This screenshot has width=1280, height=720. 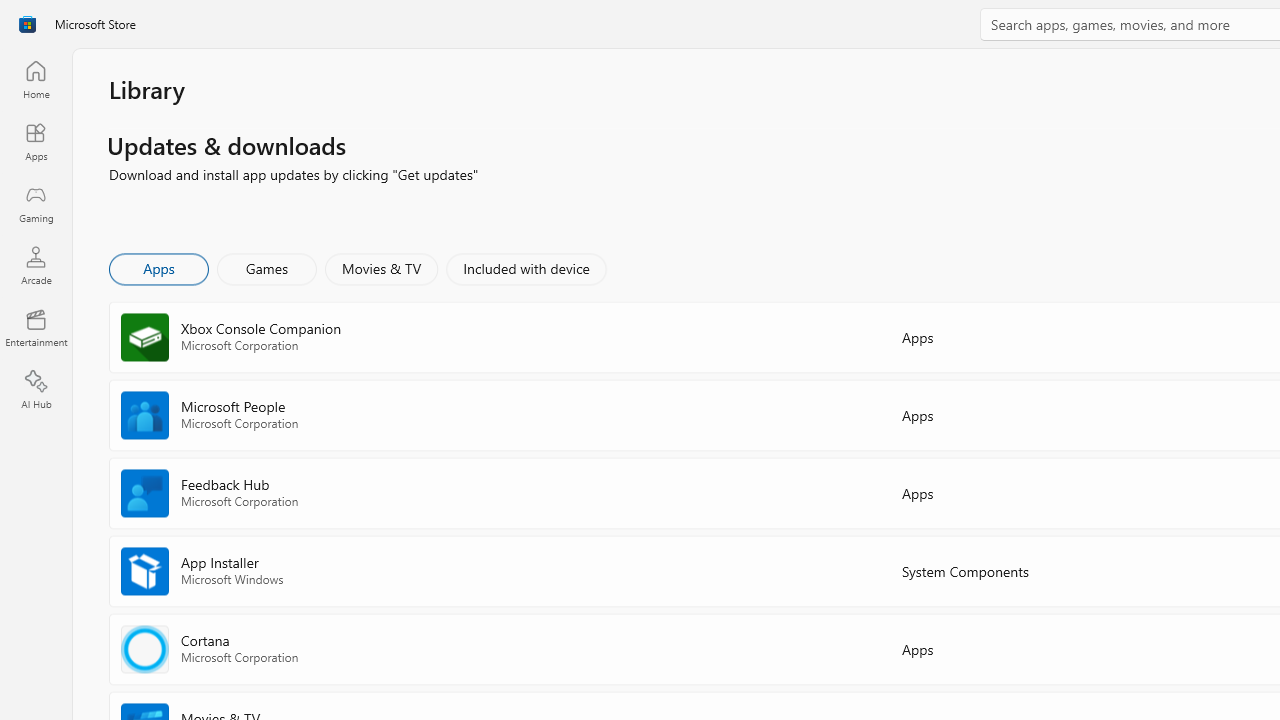 What do you see at coordinates (35, 203) in the screenshot?
I see `'Gaming'` at bounding box center [35, 203].